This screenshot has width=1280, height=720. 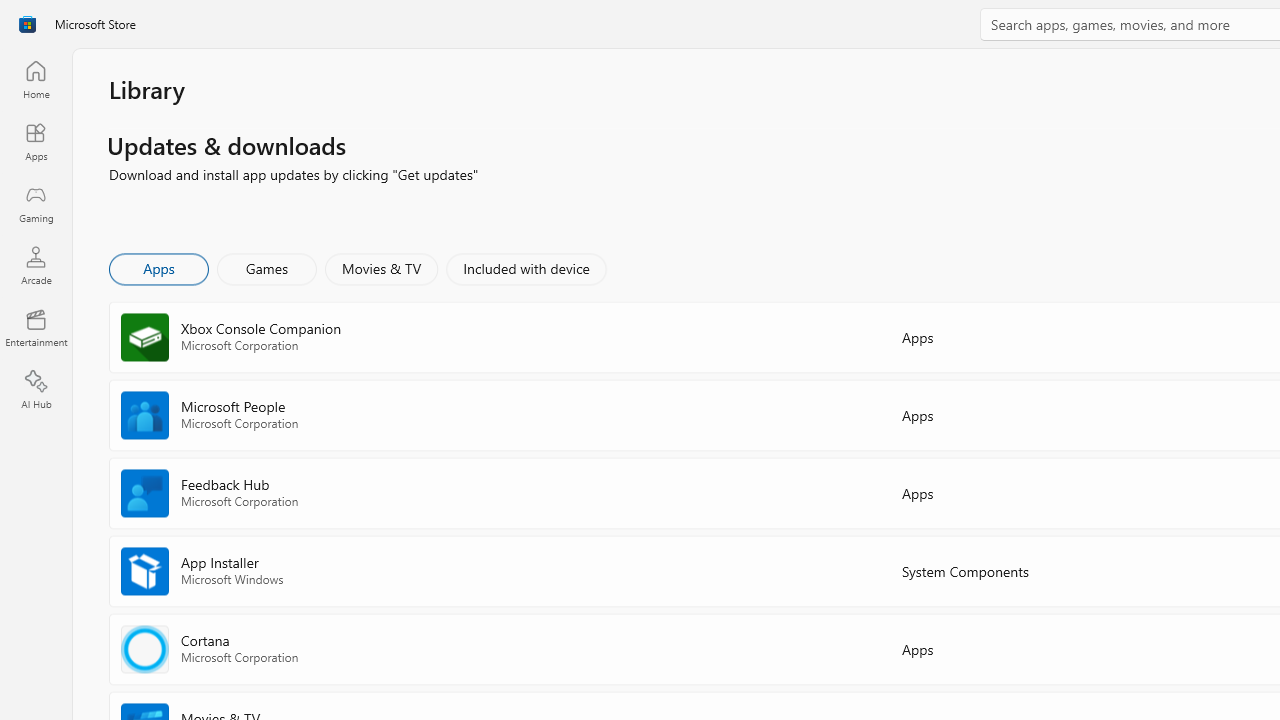 What do you see at coordinates (35, 203) in the screenshot?
I see `'Gaming'` at bounding box center [35, 203].